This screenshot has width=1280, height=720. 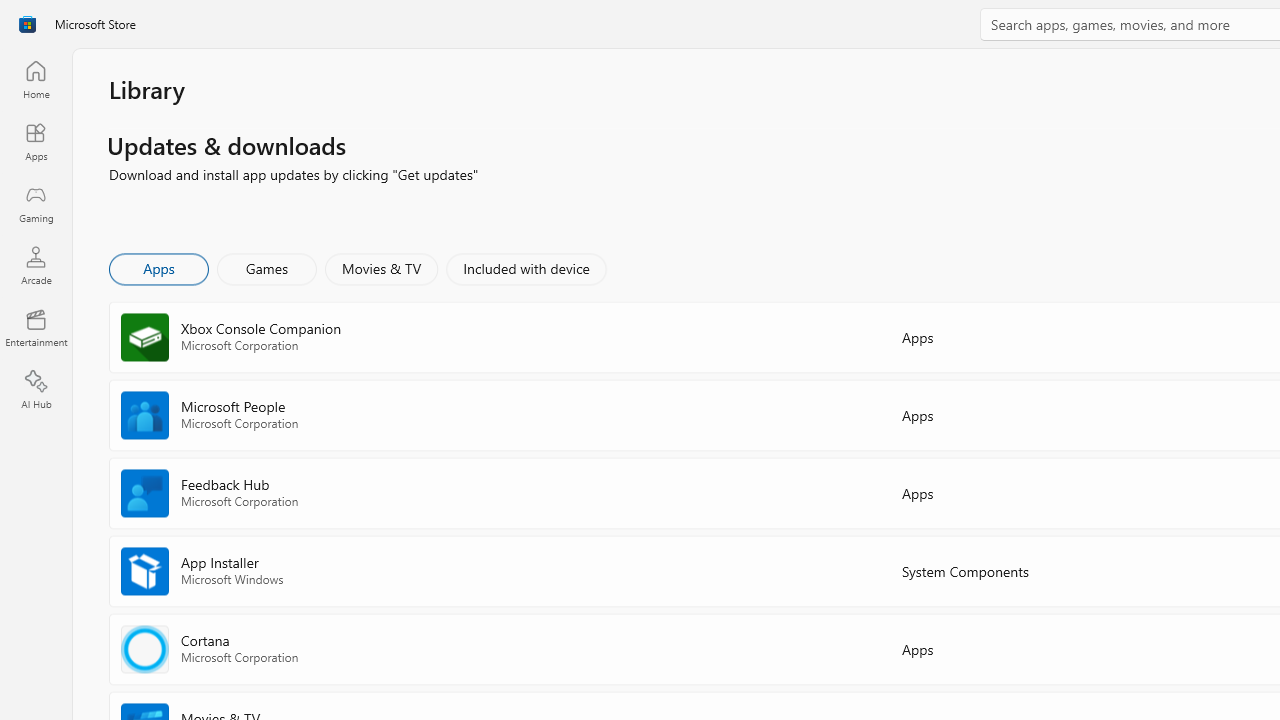 What do you see at coordinates (35, 203) in the screenshot?
I see `'Gaming'` at bounding box center [35, 203].